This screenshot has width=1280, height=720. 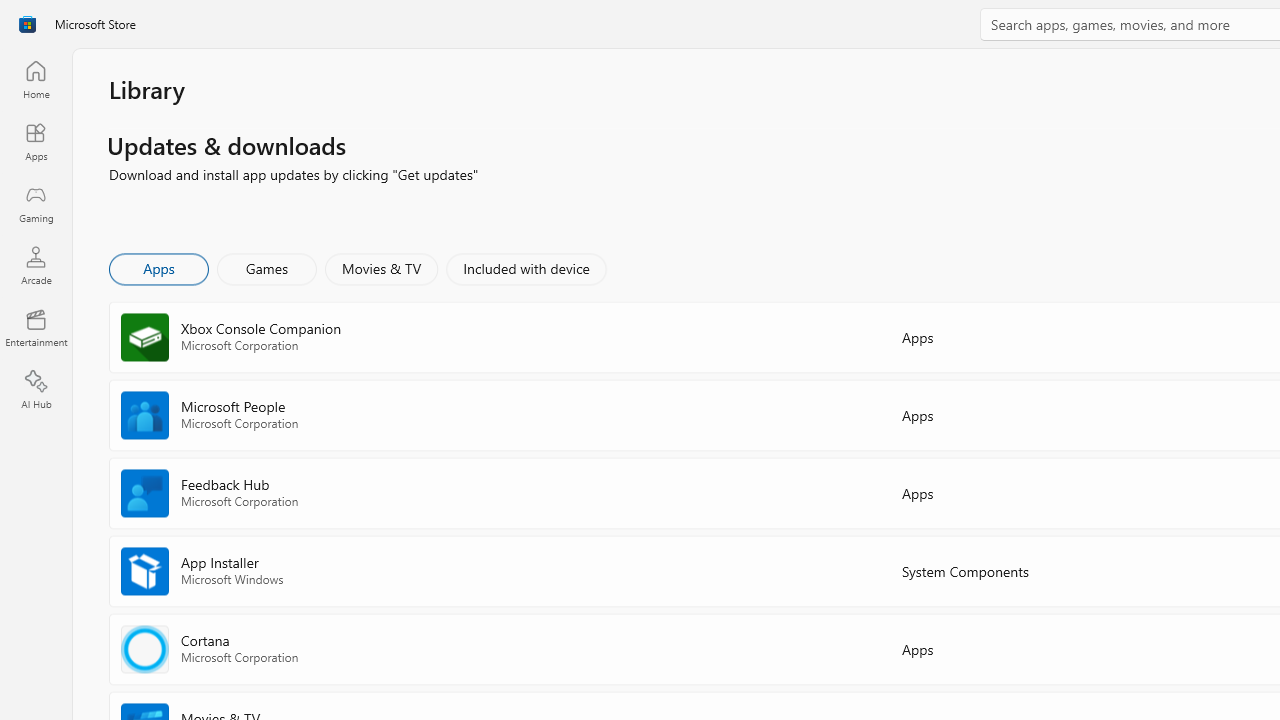 What do you see at coordinates (35, 203) in the screenshot?
I see `'Gaming'` at bounding box center [35, 203].